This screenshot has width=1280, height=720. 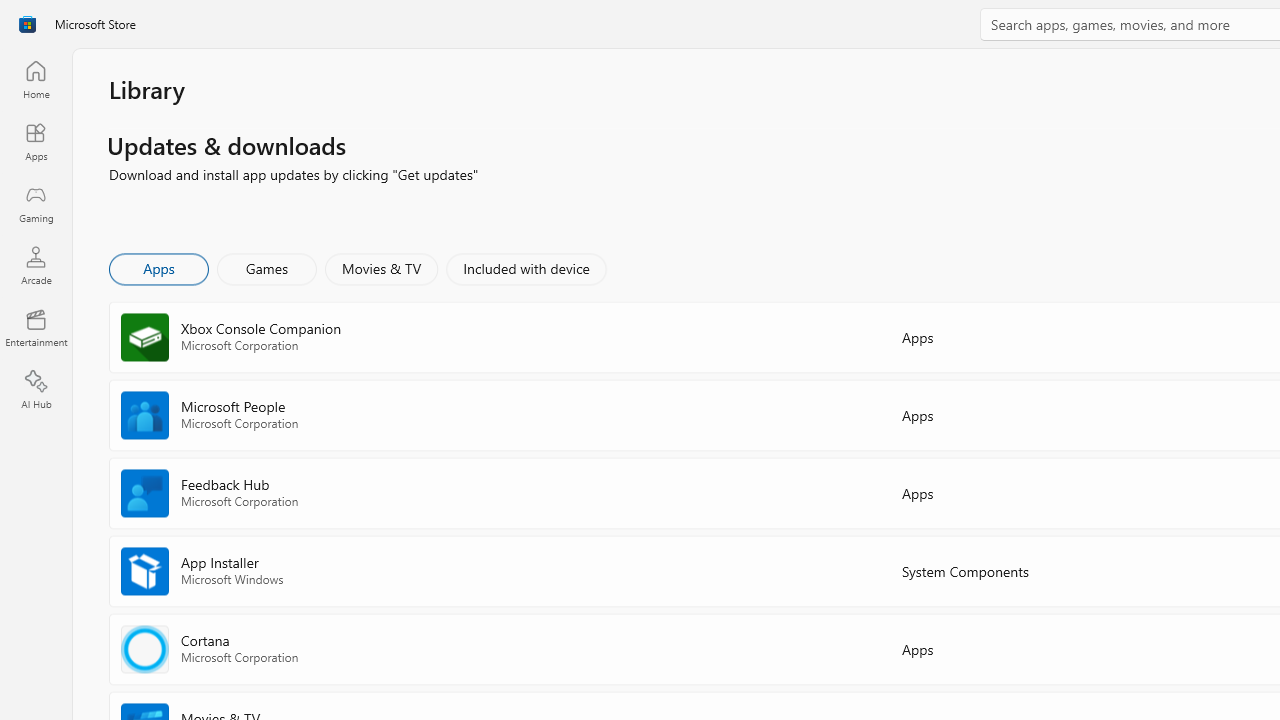 What do you see at coordinates (35, 203) in the screenshot?
I see `'Gaming'` at bounding box center [35, 203].